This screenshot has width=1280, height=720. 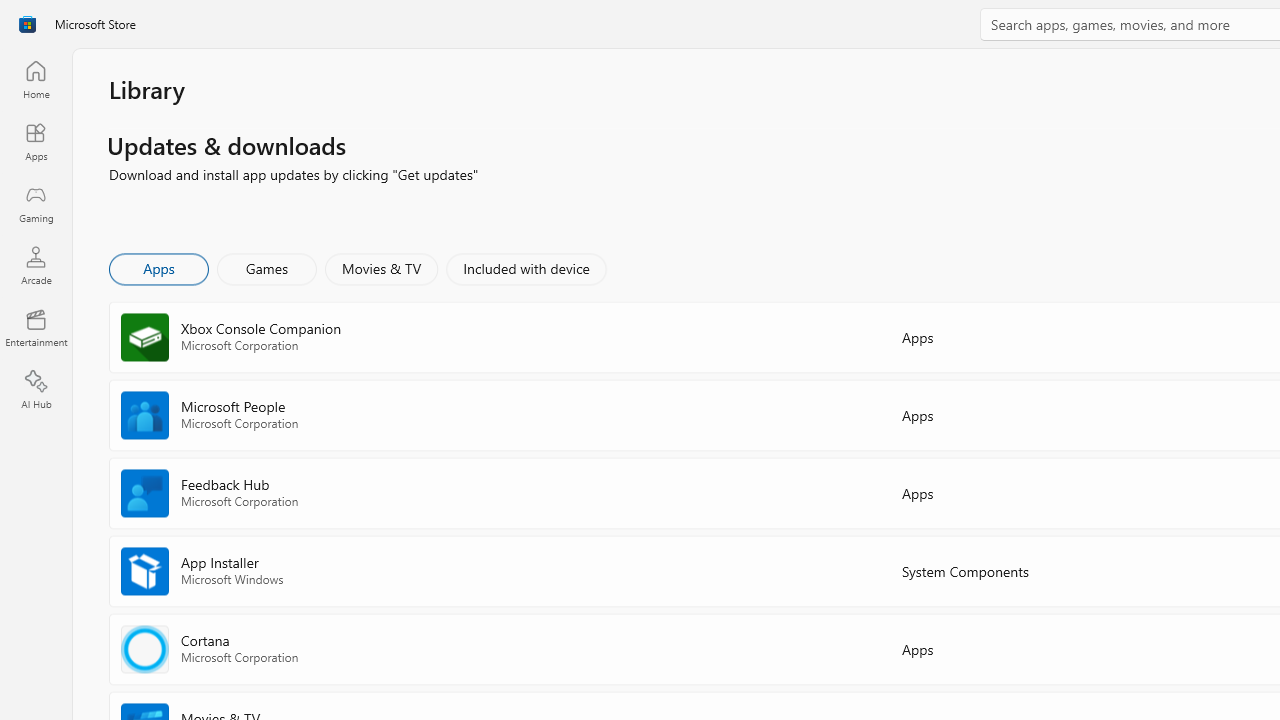 What do you see at coordinates (35, 203) in the screenshot?
I see `'Gaming'` at bounding box center [35, 203].